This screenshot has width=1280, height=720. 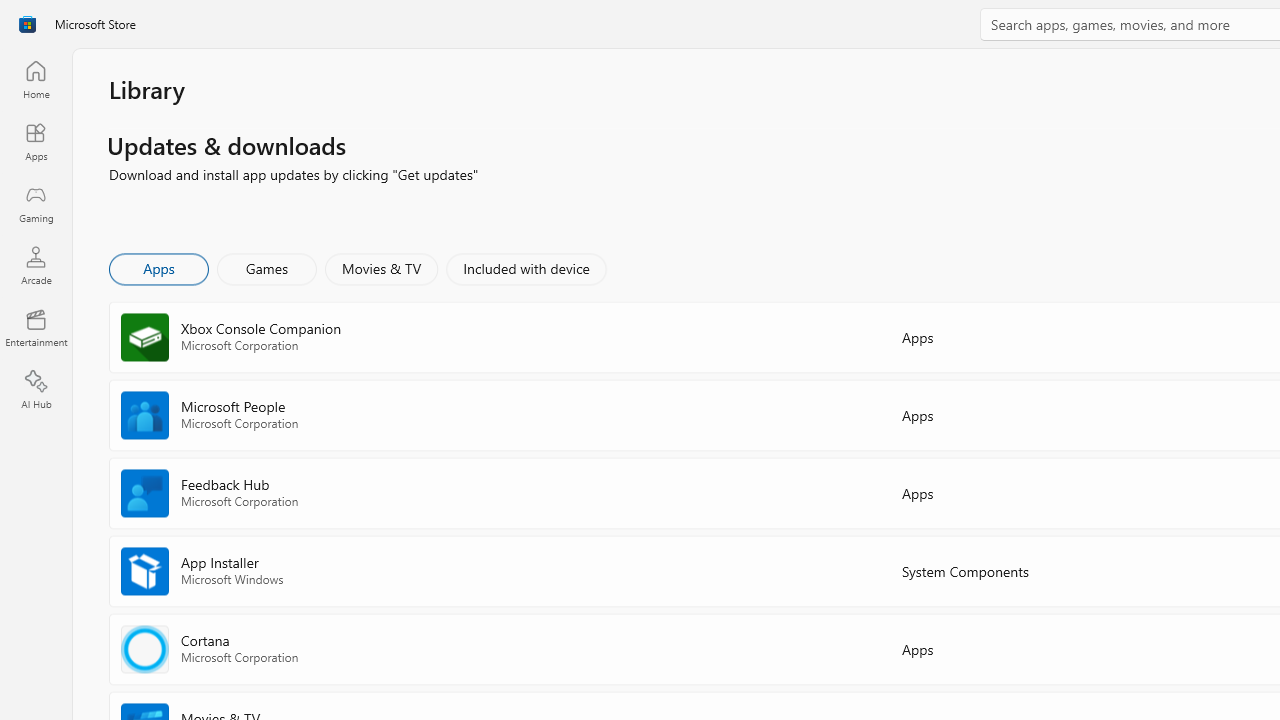 What do you see at coordinates (35, 203) in the screenshot?
I see `'Gaming'` at bounding box center [35, 203].